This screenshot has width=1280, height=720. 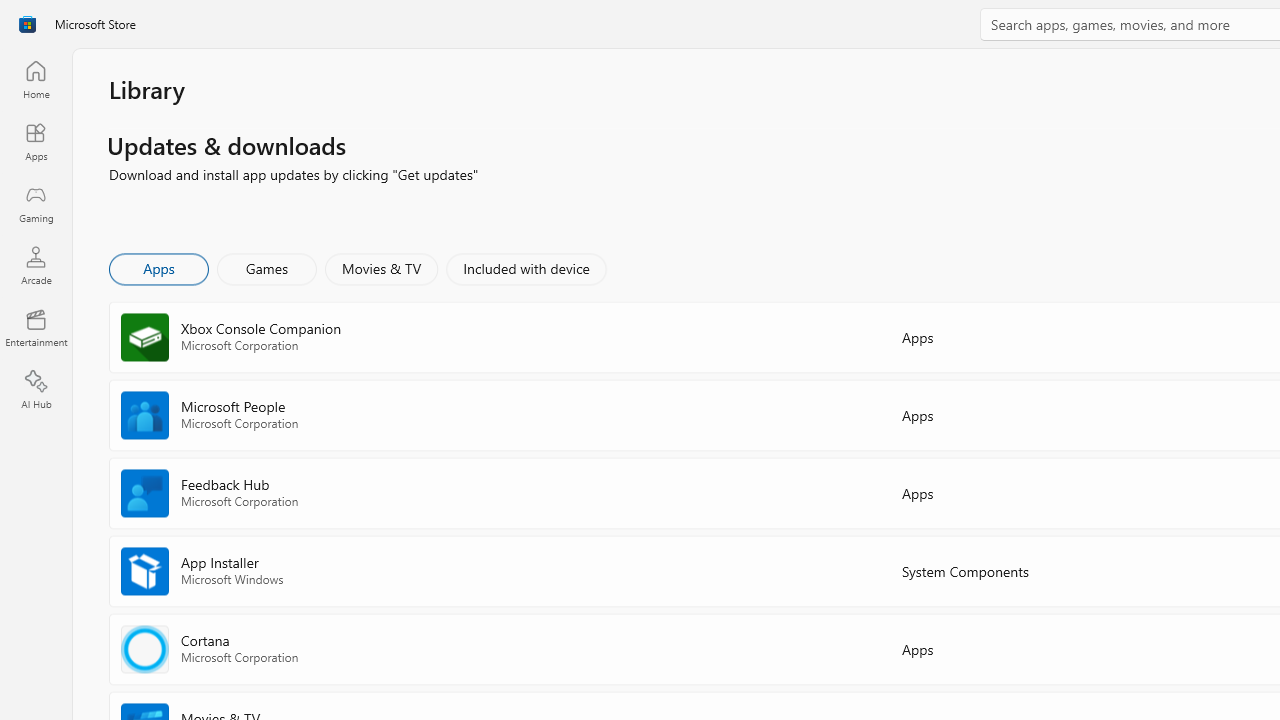 What do you see at coordinates (35, 203) in the screenshot?
I see `'Gaming'` at bounding box center [35, 203].